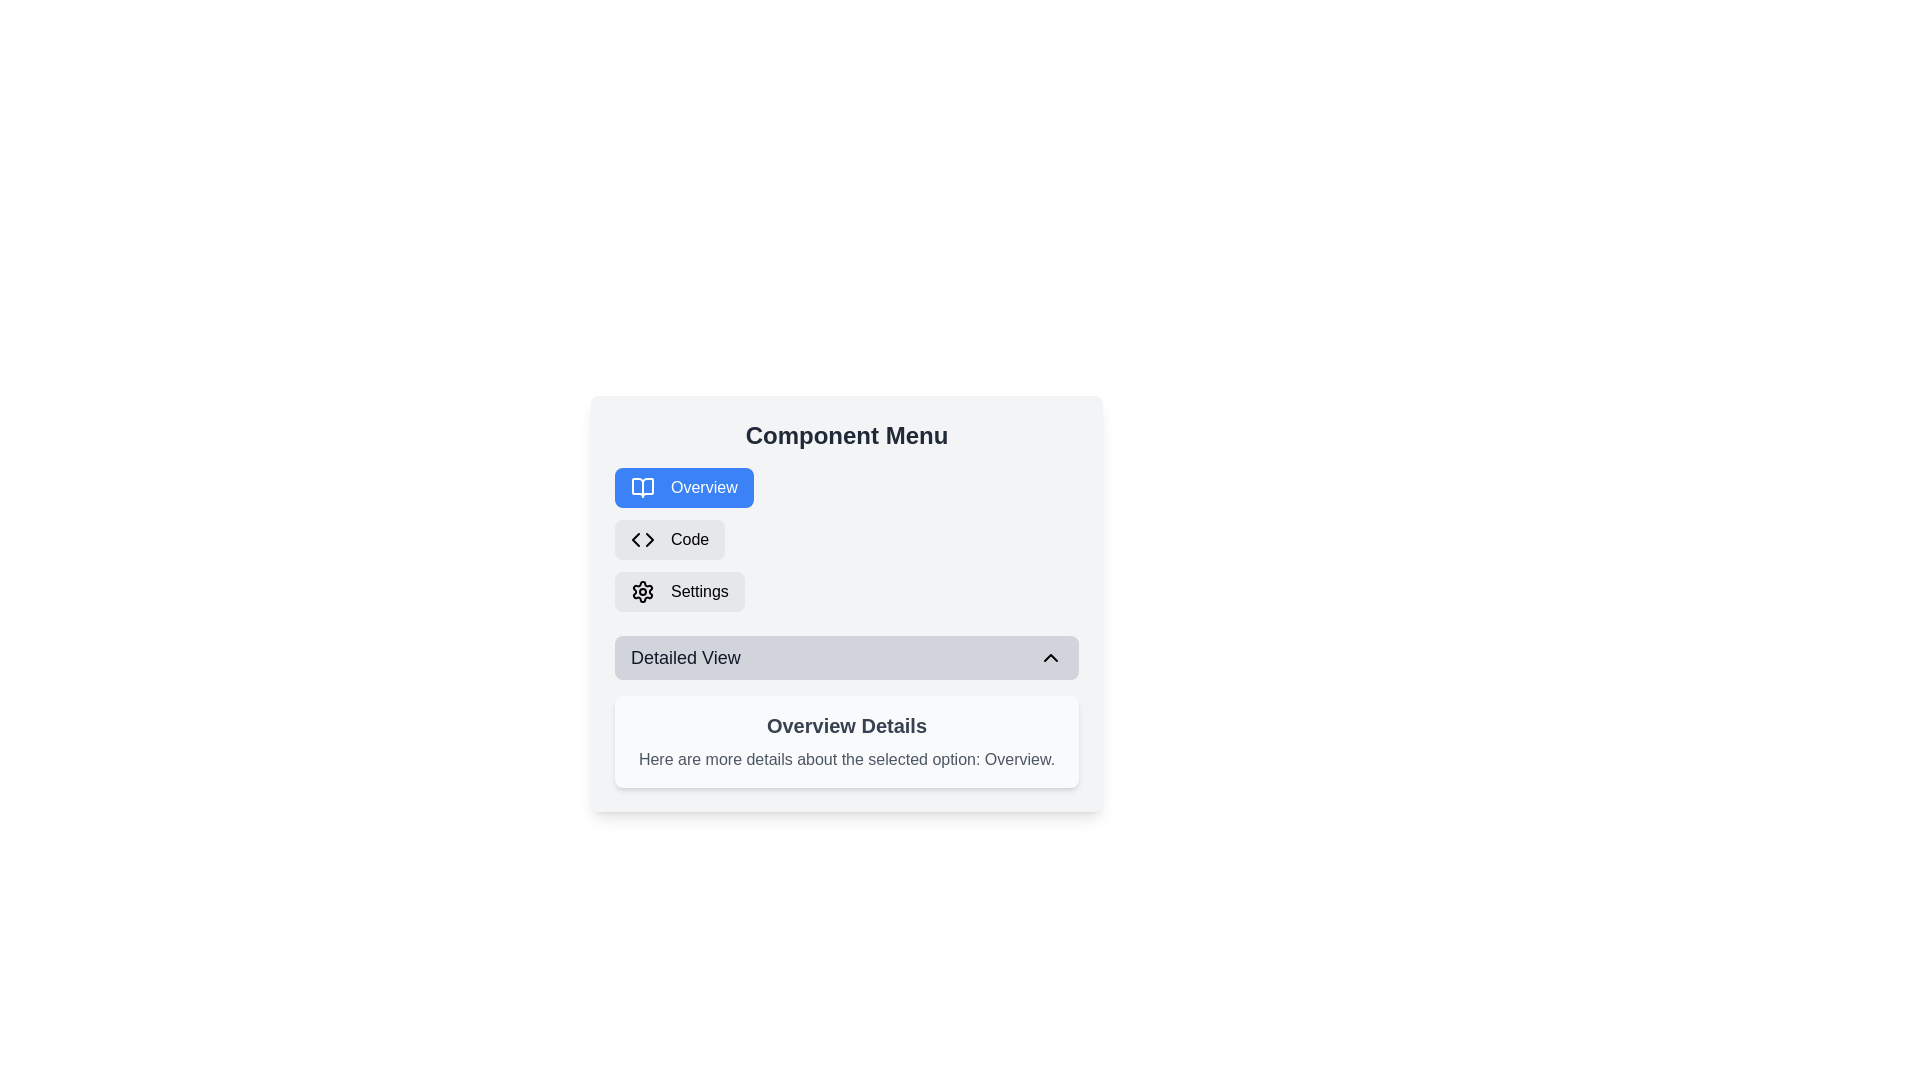 The width and height of the screenshot is (1920, 1080). Describe the element at coordinates (690, 540) in the screenshot. I see `the text label reading 'Code' in the menu options` at that location.